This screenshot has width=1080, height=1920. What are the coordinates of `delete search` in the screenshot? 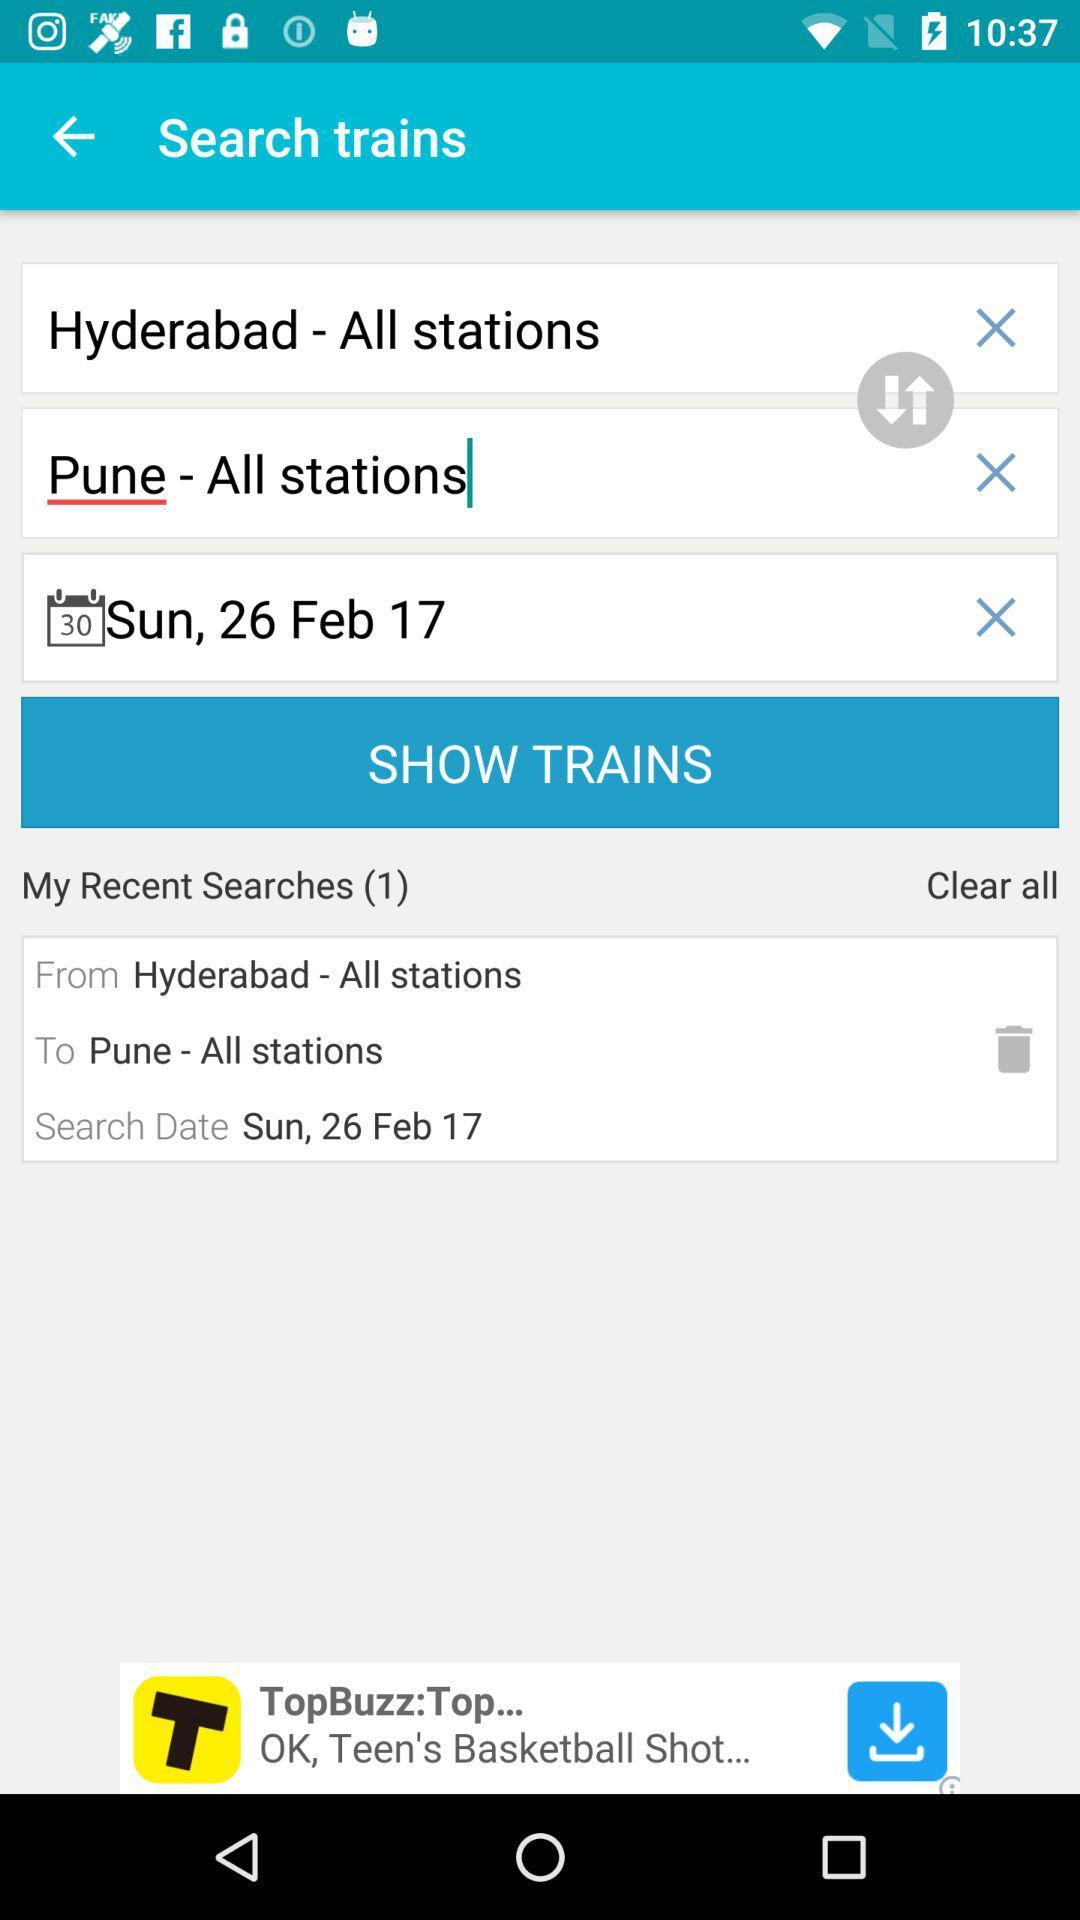 It's located at (1014, 1048).